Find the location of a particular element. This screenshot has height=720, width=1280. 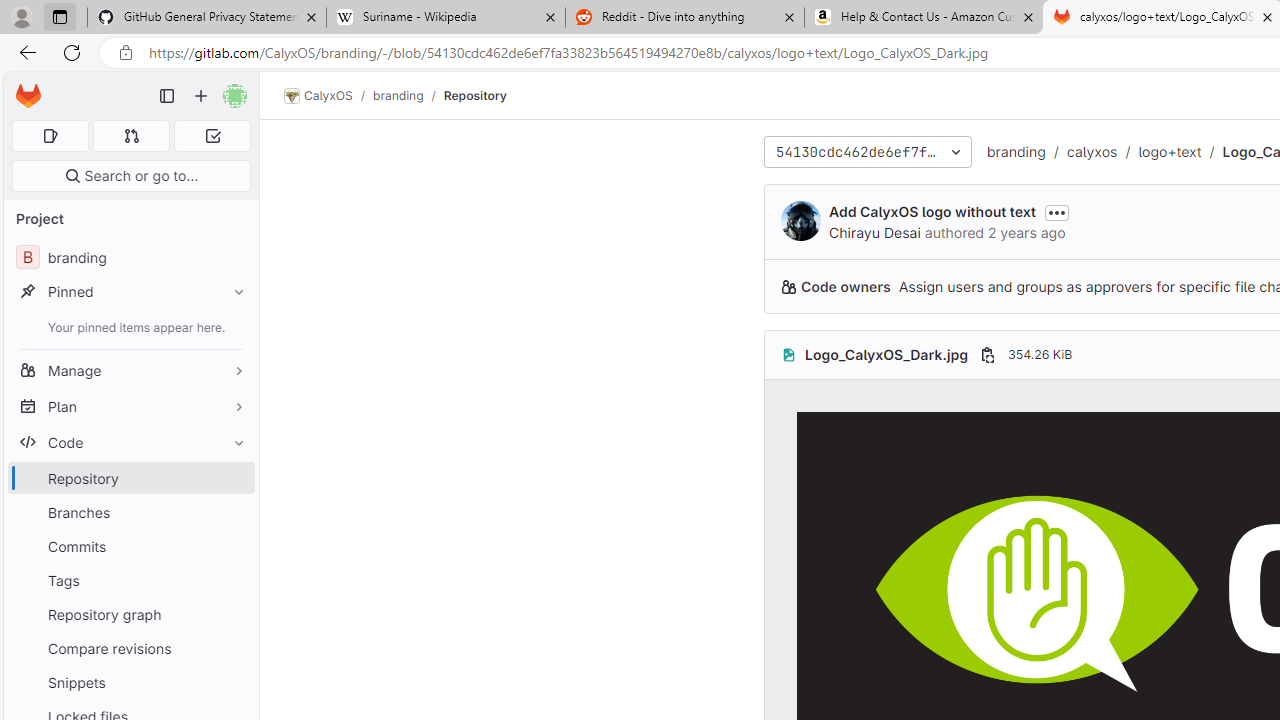

'Plan' is located at coordinates (130, 405).